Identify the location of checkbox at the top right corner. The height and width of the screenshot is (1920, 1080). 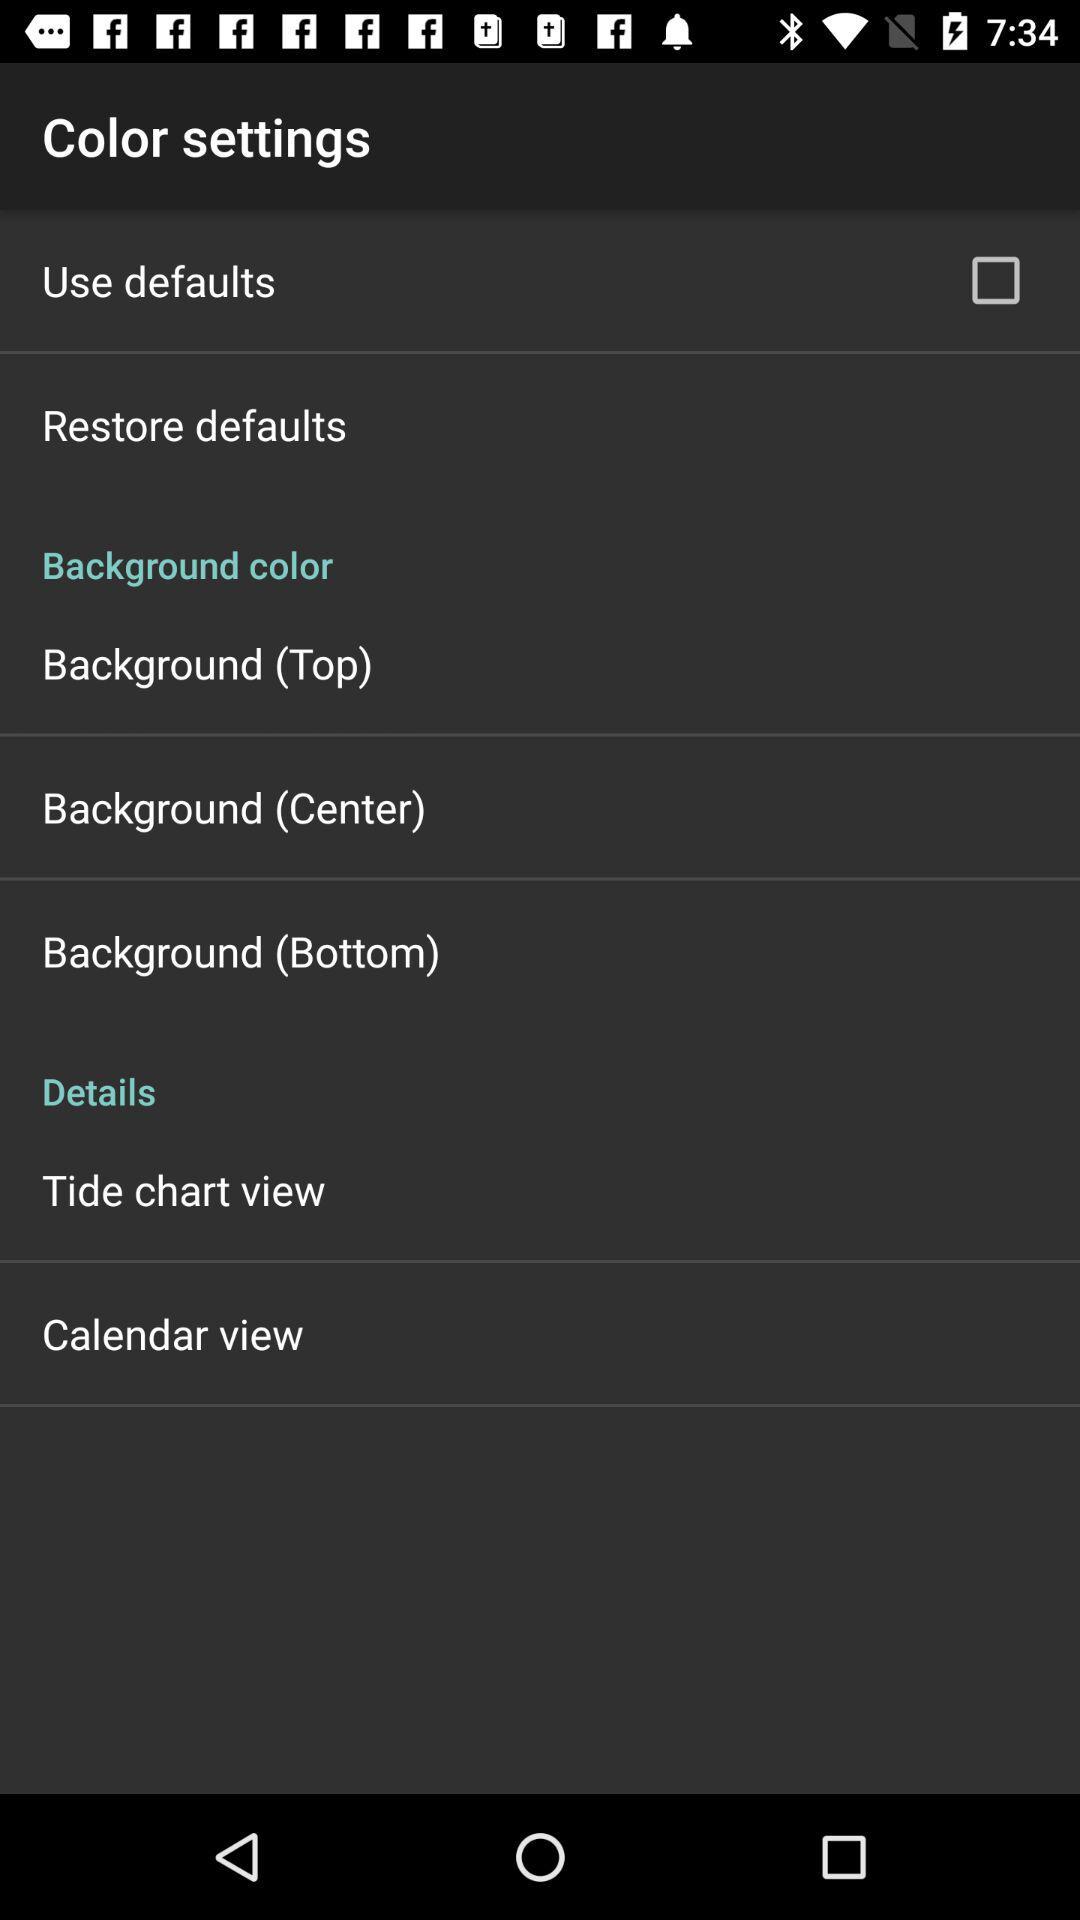
(995, 279).